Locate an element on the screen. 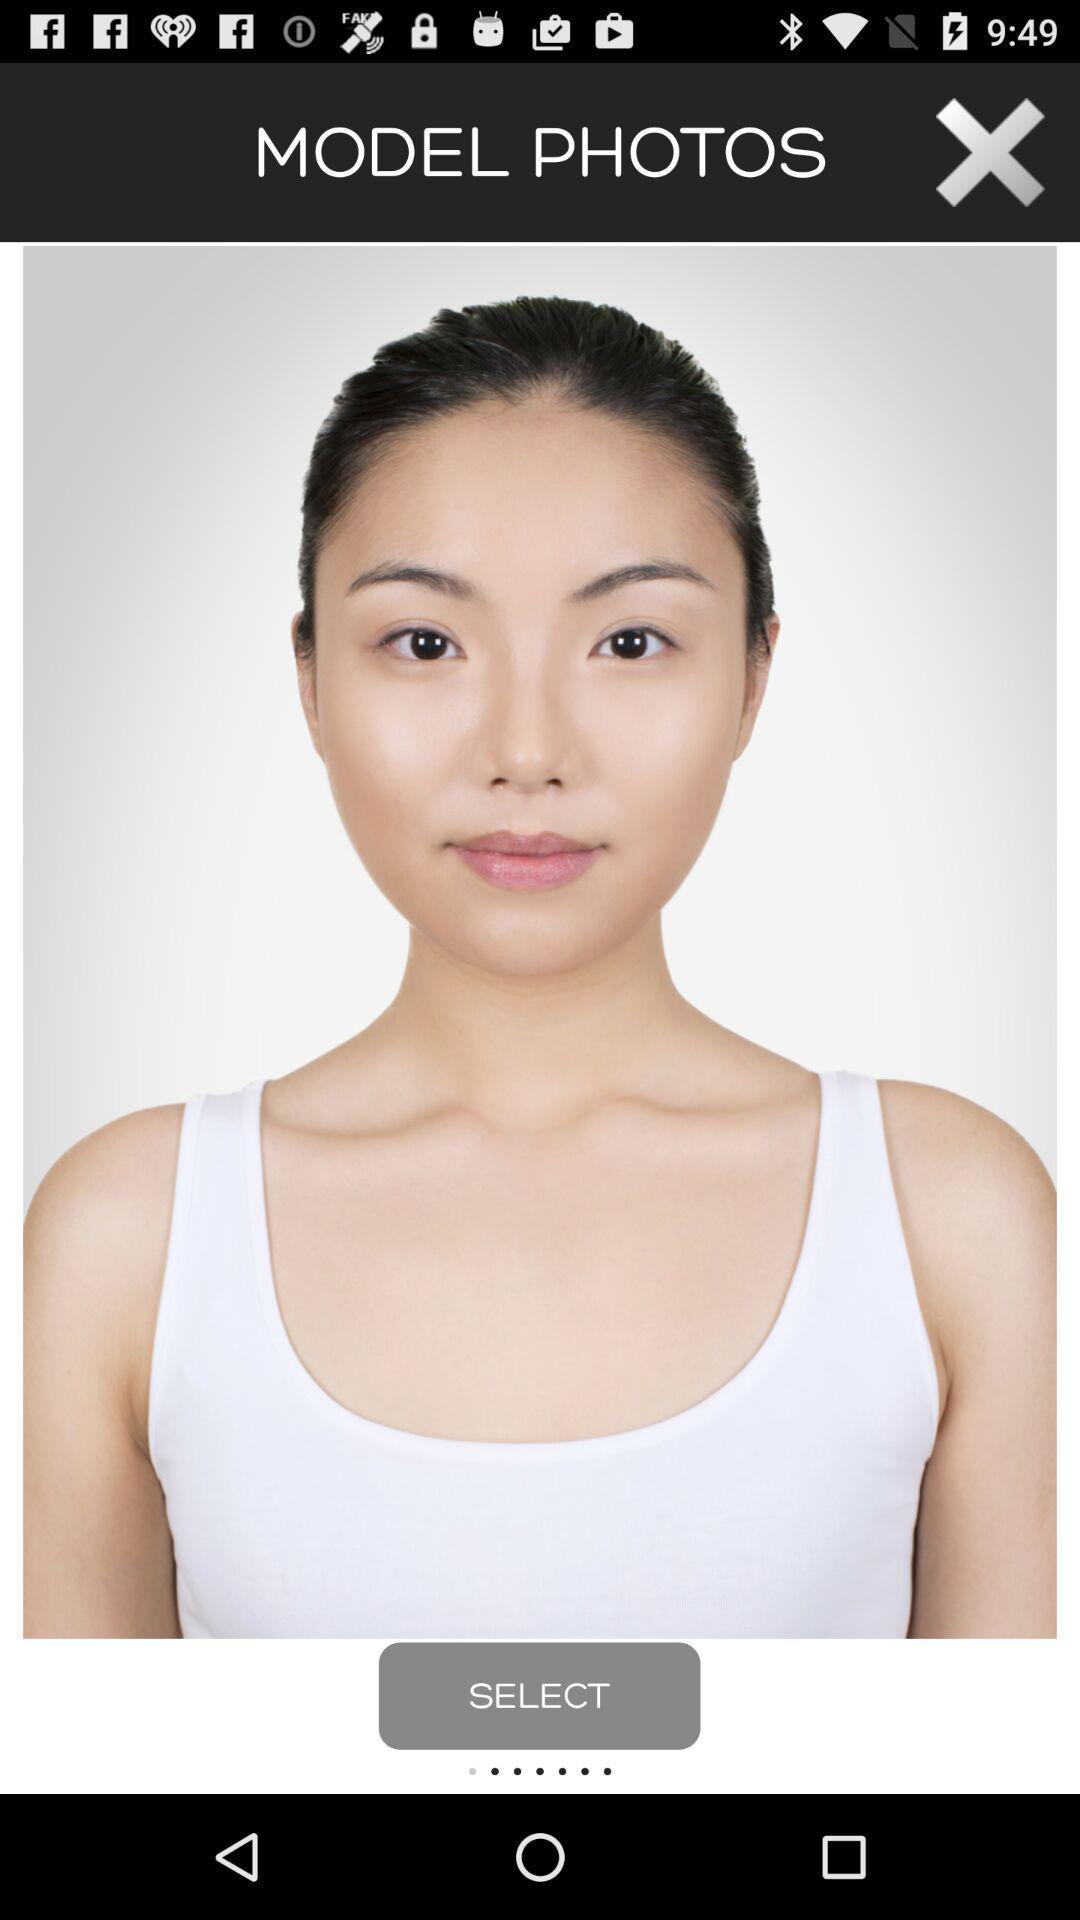  mark is located at coordinates (990, 151).